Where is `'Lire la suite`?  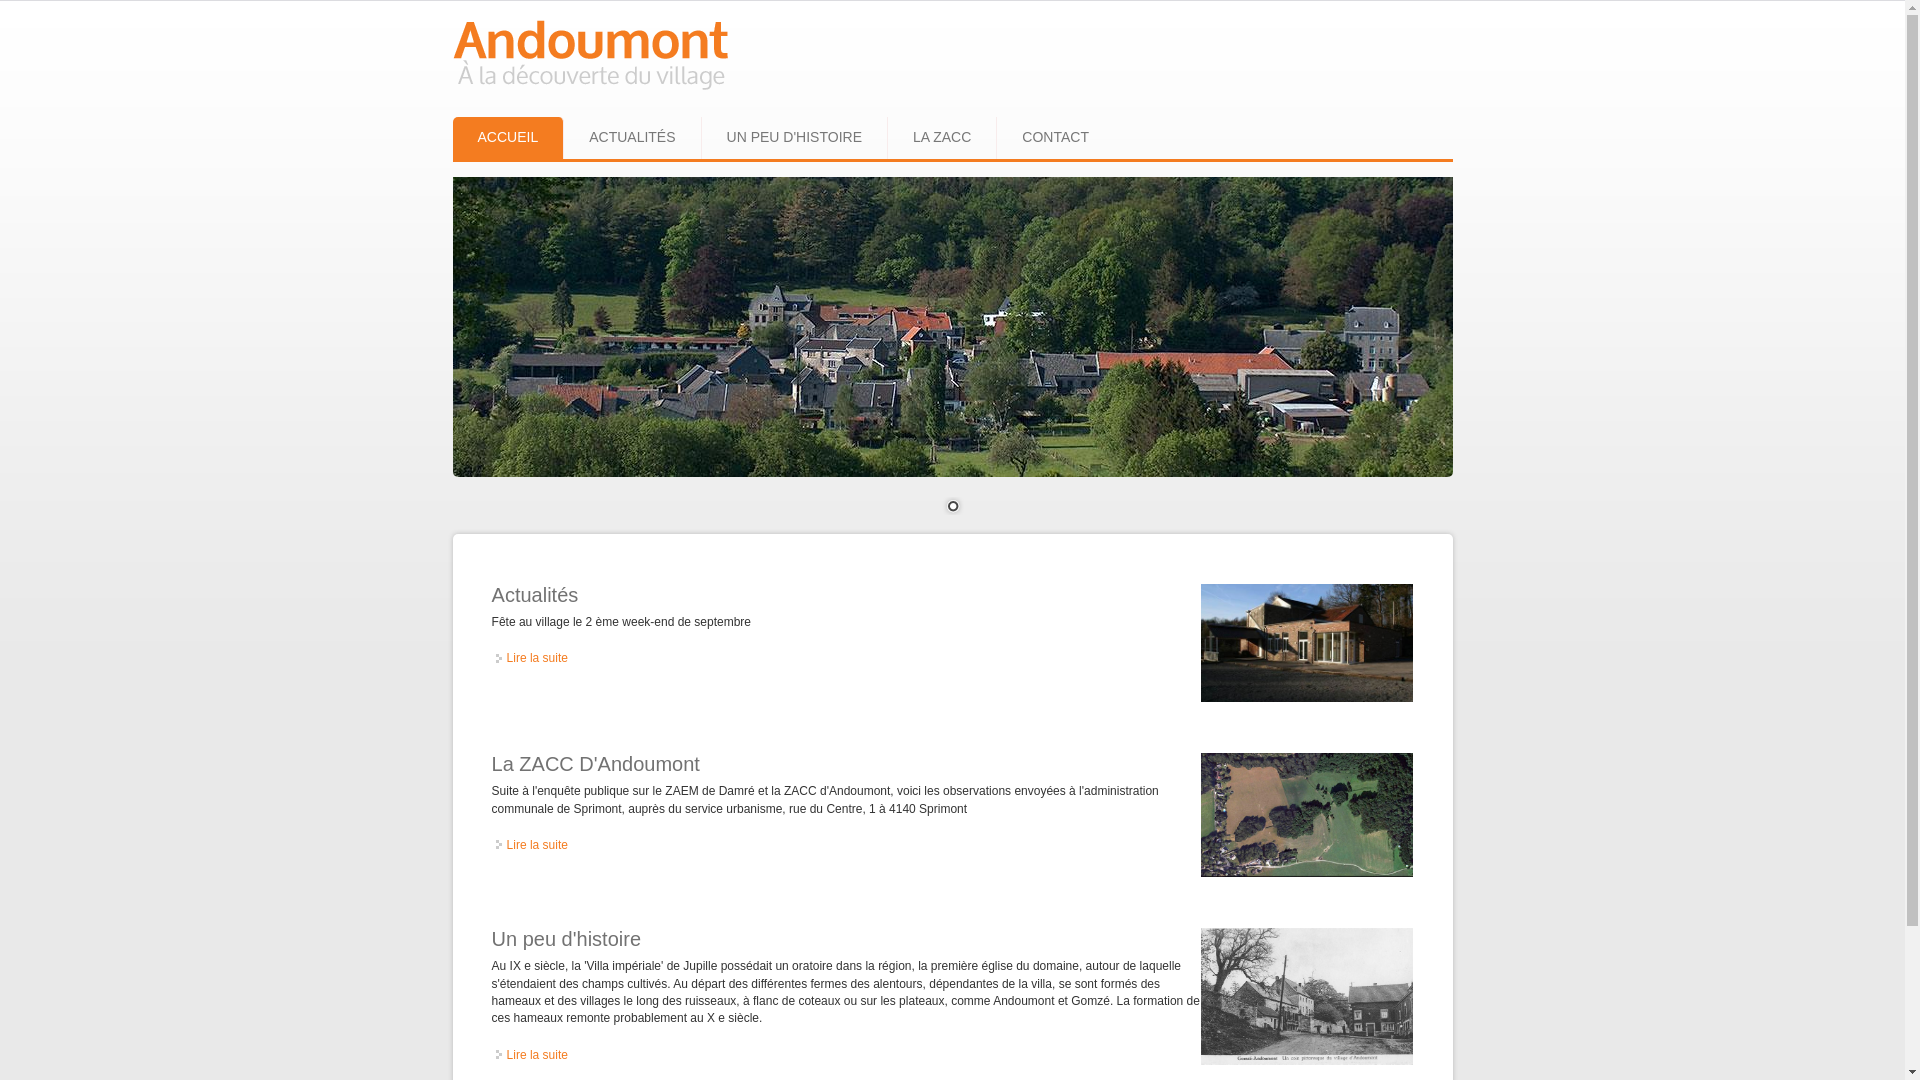 'Lire la suite is located at coordinates (537, 1054).